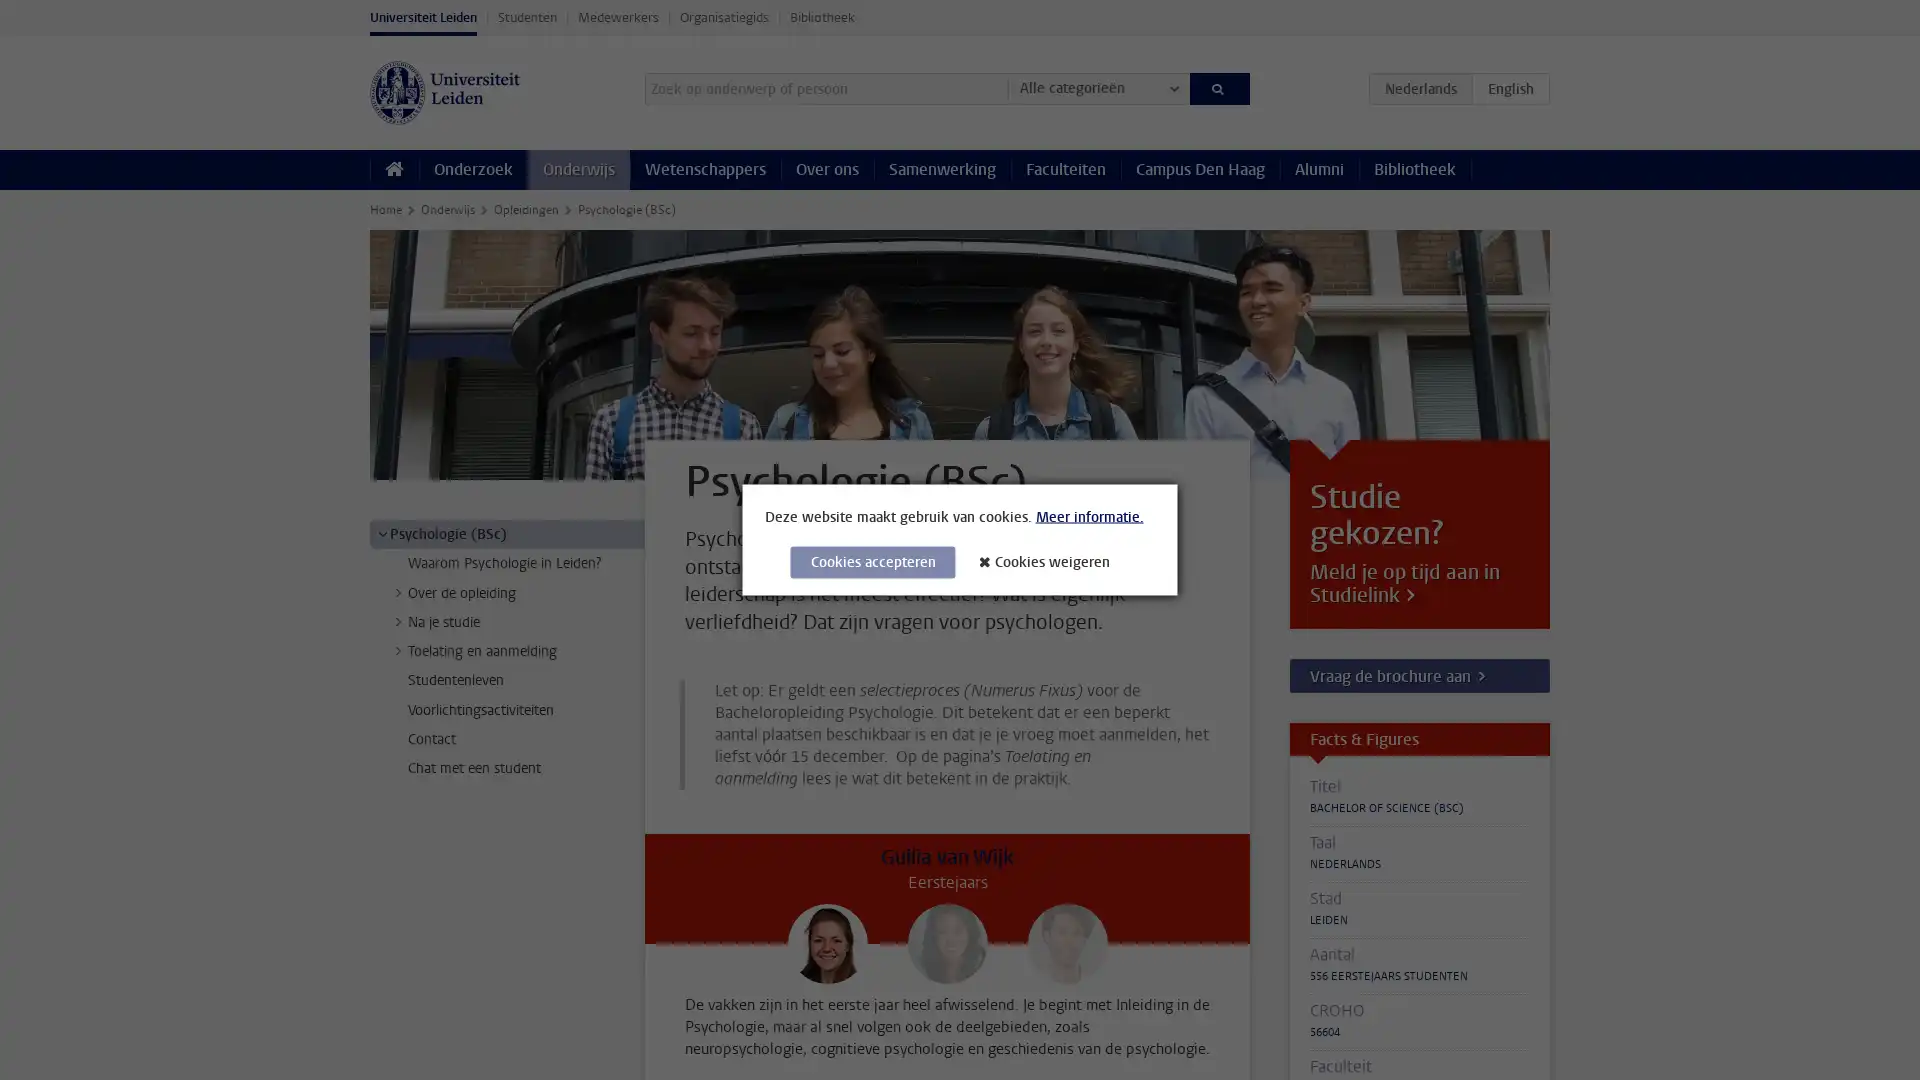 The width and height of the screenshot is (1920, 1080). Describe the element at coordinates (398, 620) in the screenshot. I see `>` at that location.